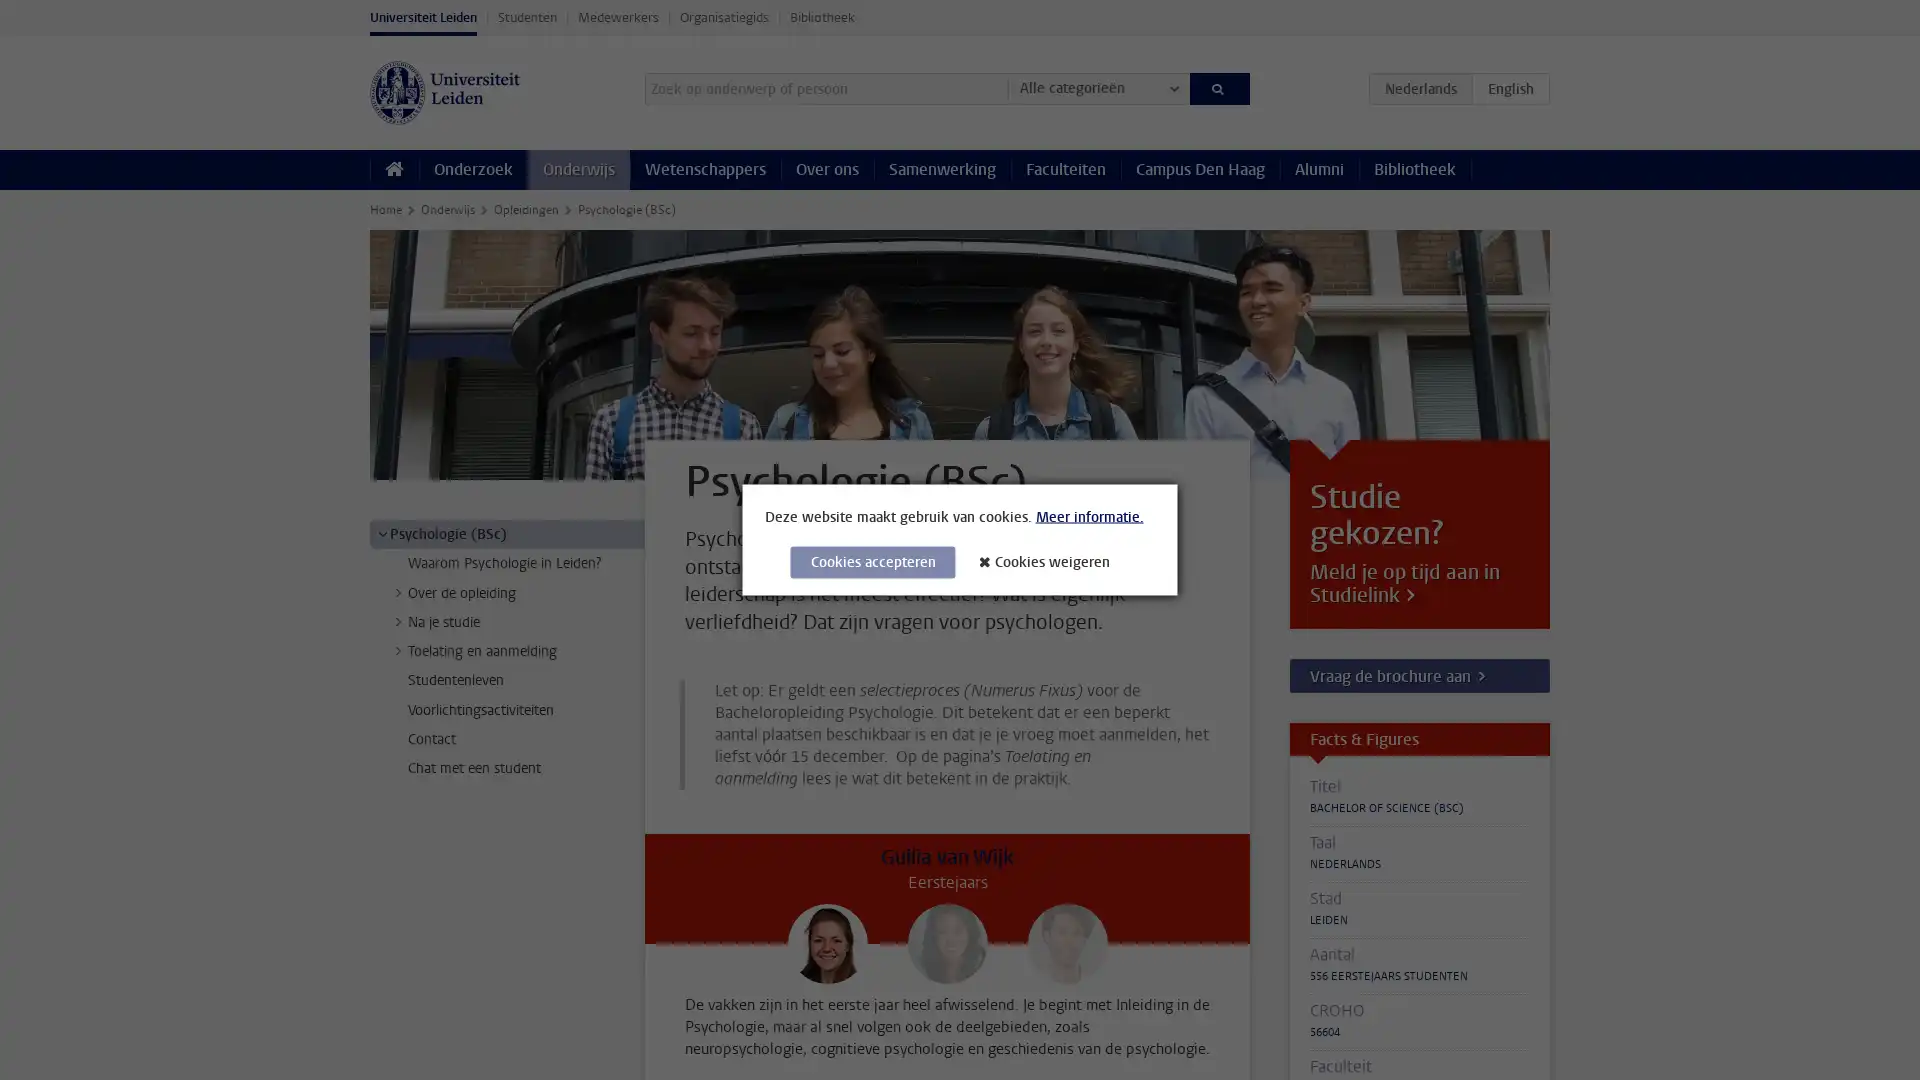 The width and height of the screenshot is (1920, 1080). Describe the element at coordinates (398, 620) in the screenshot. I see `>` at that location.